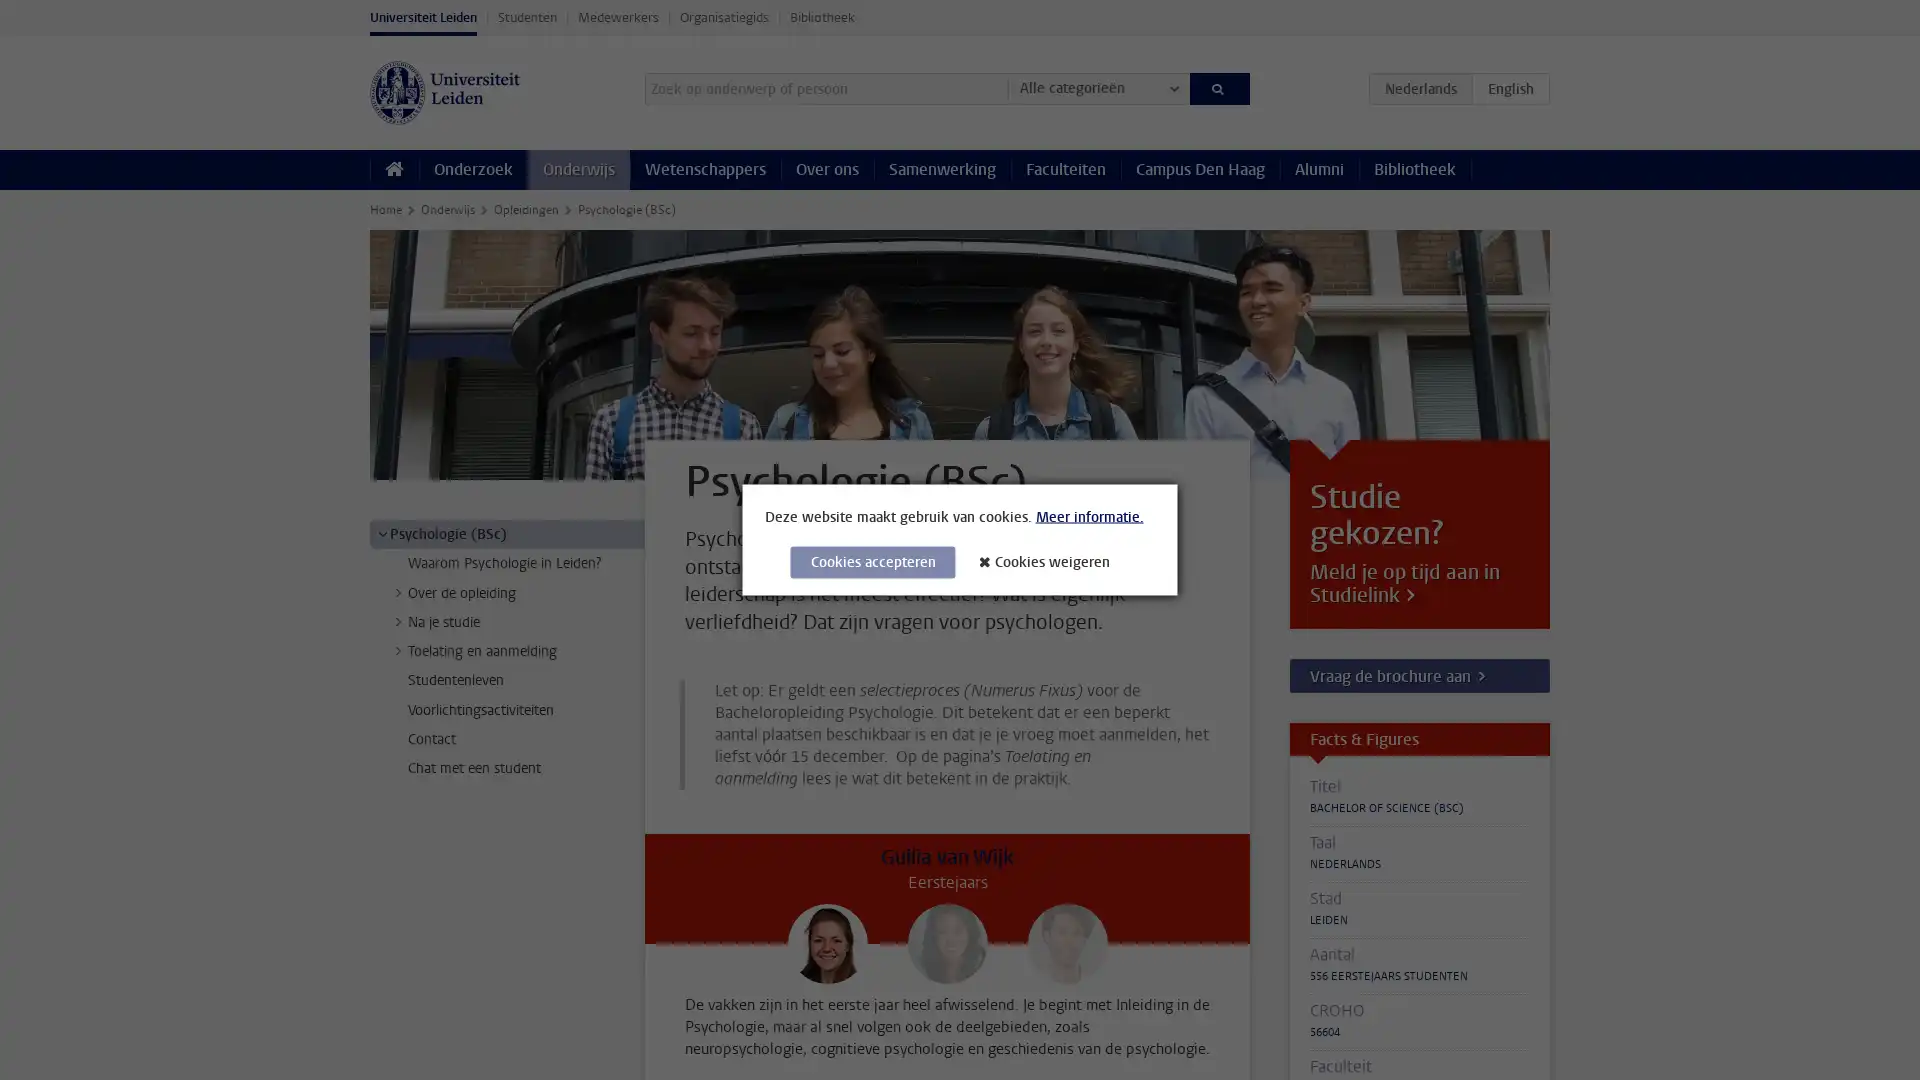 The width and height of the screenshot is (1920, 1080). Describe the element at coordinates (398, 620) in the screenshot. I see `>` at that location.